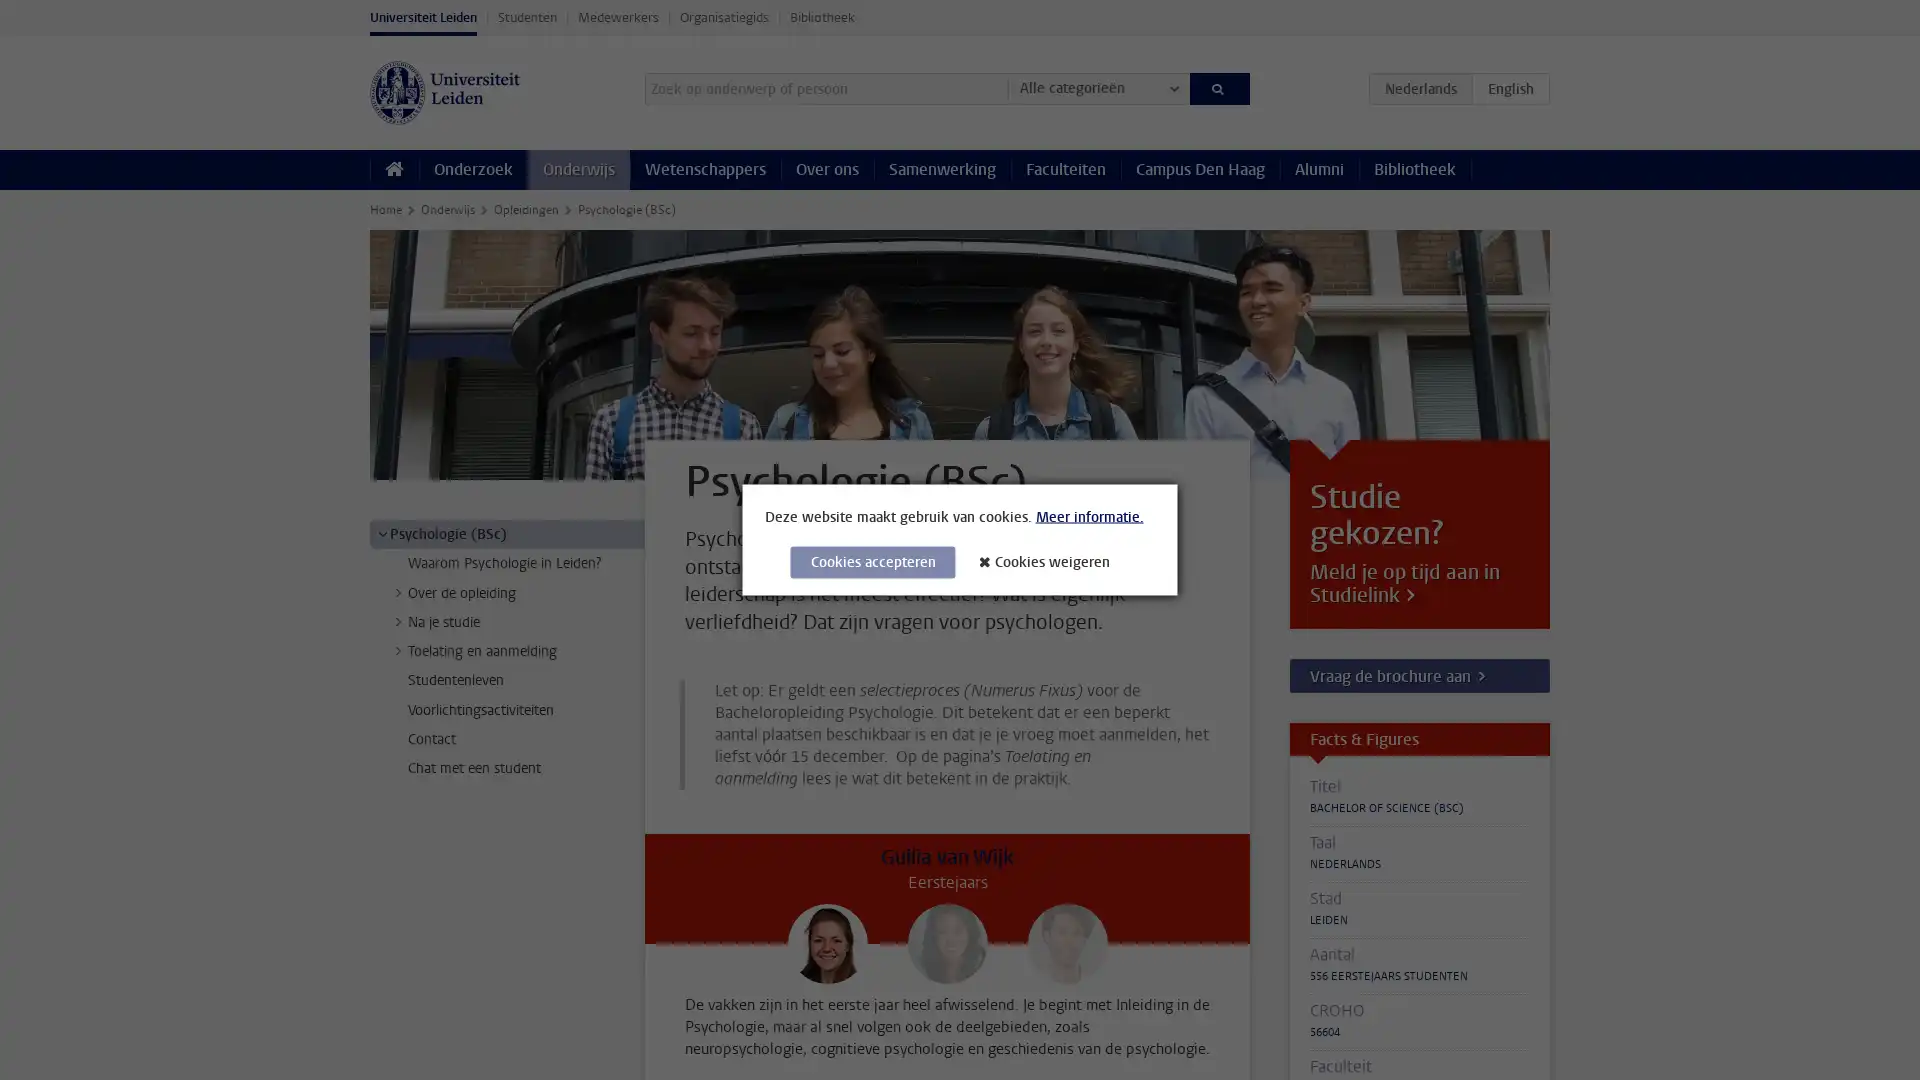 The width and height of the screenshot is (1920, 1080). Describe the element at coordinates (398, 620) in the screenshot. I see `>` at that location.